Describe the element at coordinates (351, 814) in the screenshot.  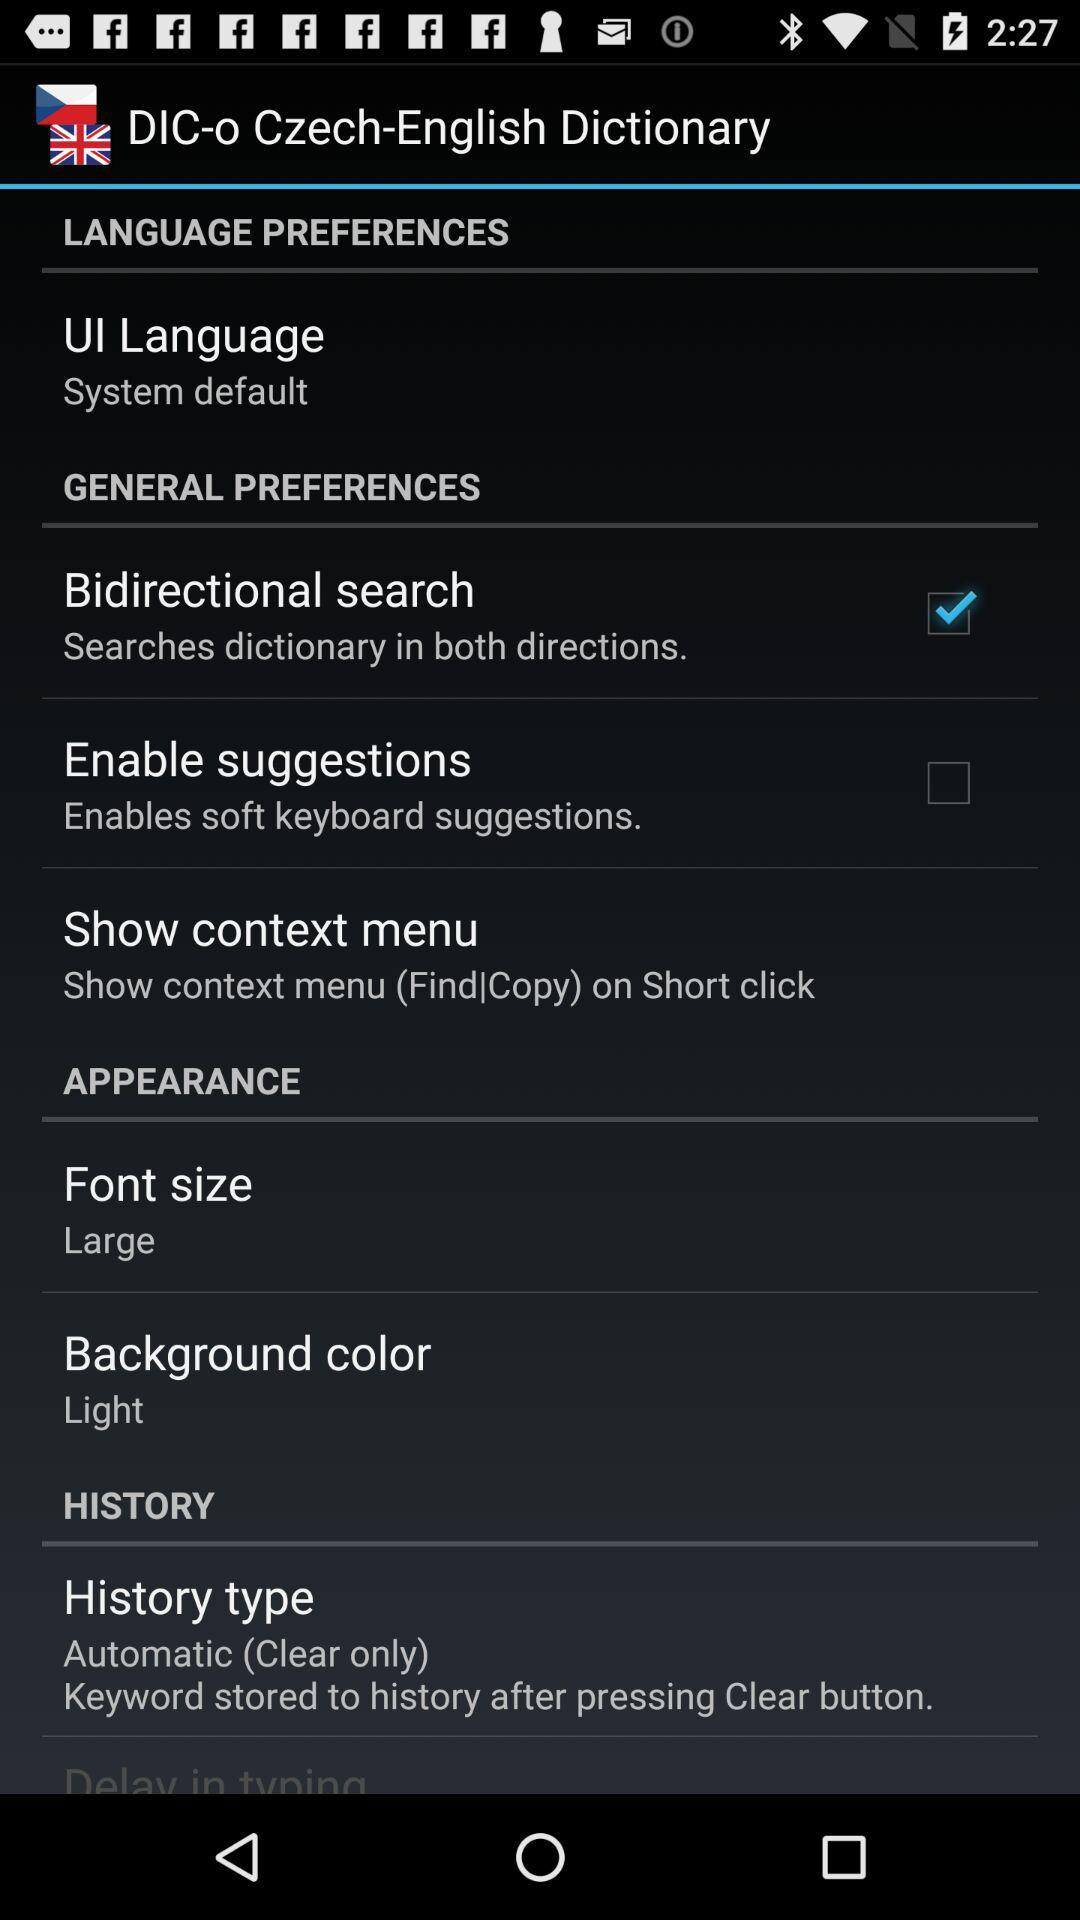
I see `the app below the enable suggestions app` at that location.